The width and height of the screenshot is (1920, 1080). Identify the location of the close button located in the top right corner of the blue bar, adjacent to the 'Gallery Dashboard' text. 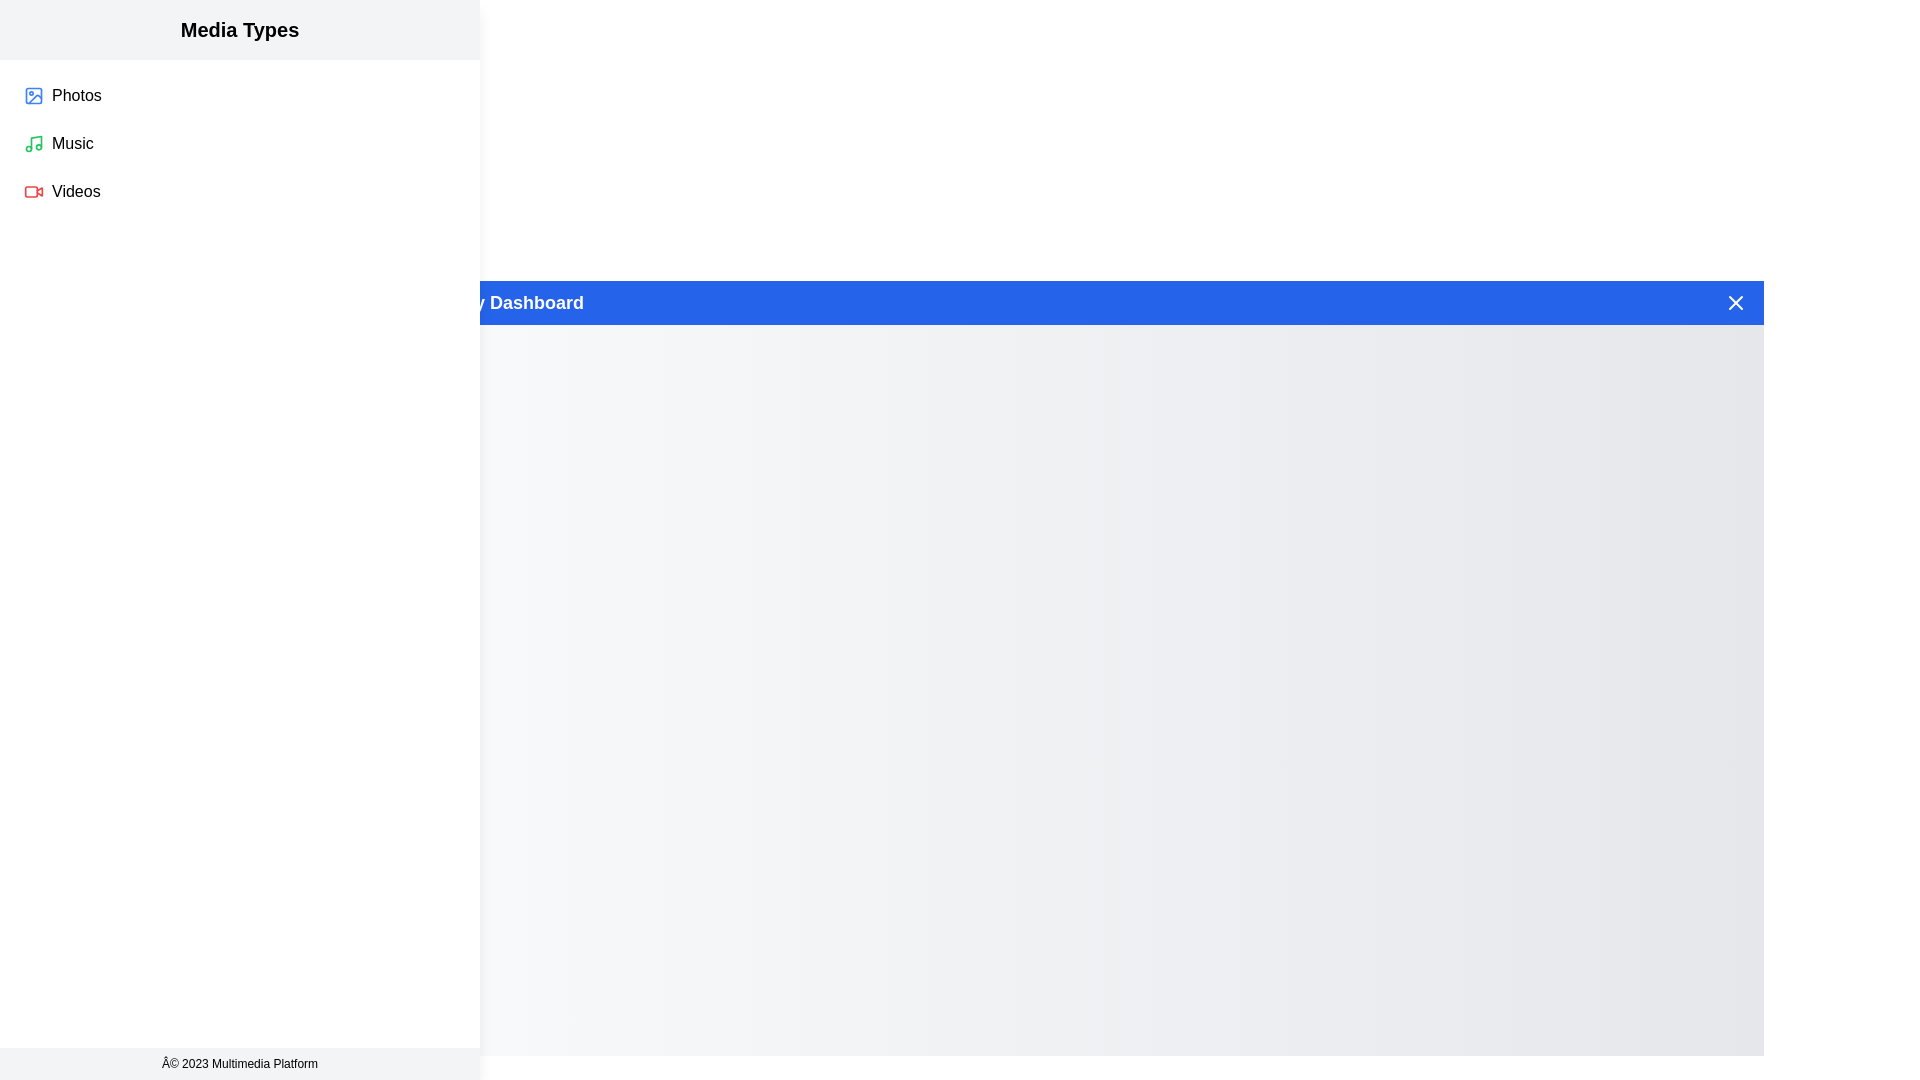
(1735, 303).